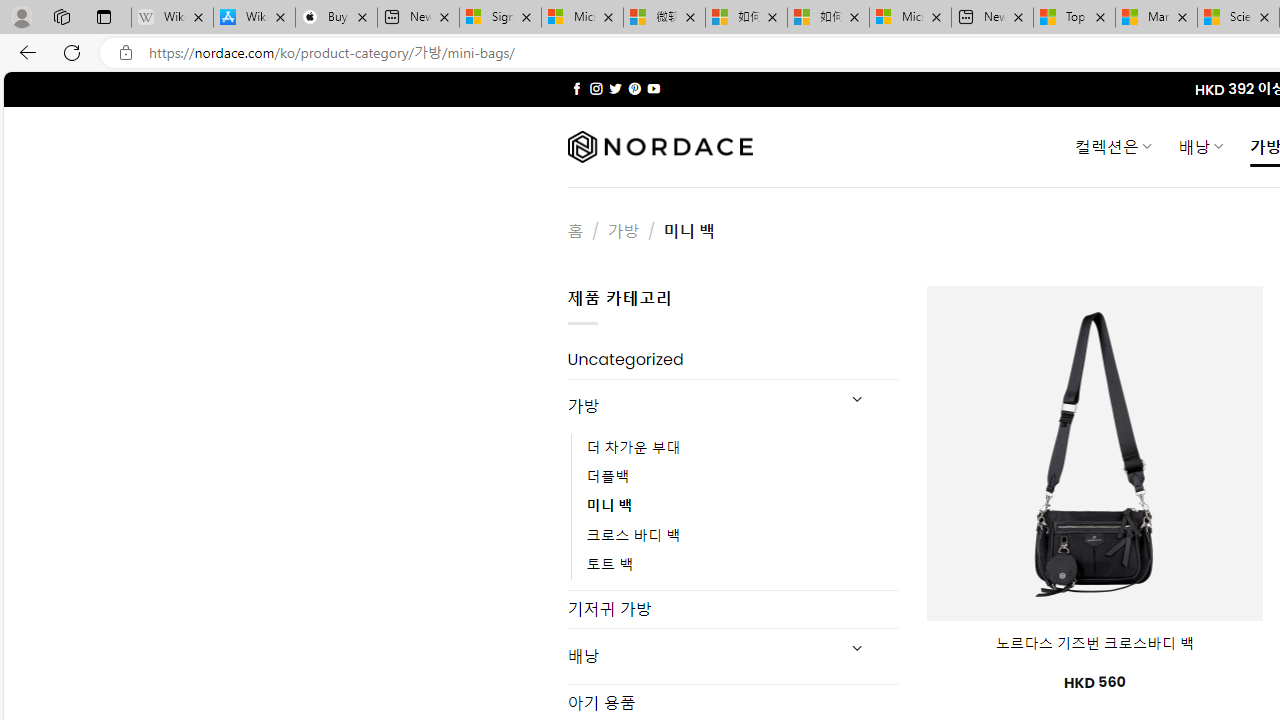  What do you see at coordinates (336, 17) in the screenshot?
I see `'Buy iPad - Apple'` at bounding box center [336, 17].